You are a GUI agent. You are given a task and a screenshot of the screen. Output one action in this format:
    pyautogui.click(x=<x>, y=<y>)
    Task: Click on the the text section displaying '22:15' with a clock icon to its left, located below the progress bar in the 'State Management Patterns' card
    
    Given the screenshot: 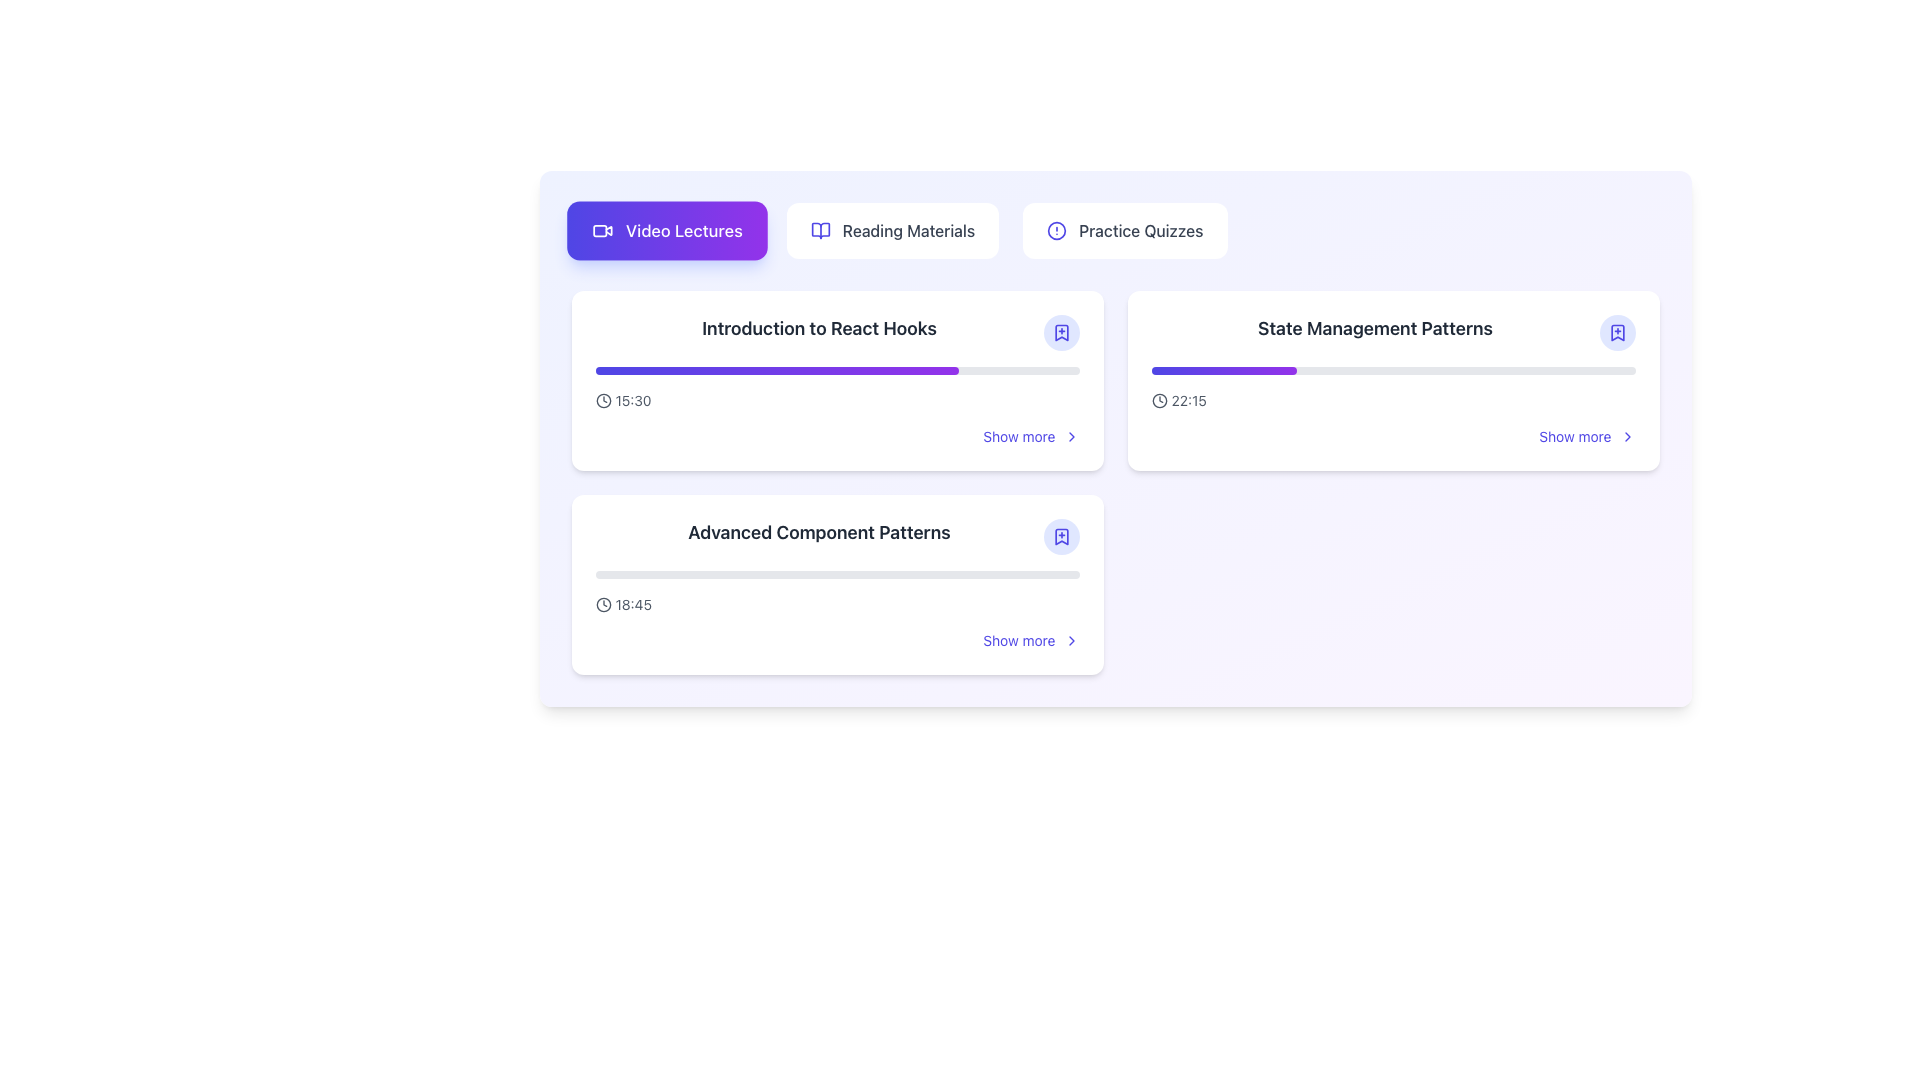 What is the action you would take?
    pyautogui.click(x=1392, y=401)
    